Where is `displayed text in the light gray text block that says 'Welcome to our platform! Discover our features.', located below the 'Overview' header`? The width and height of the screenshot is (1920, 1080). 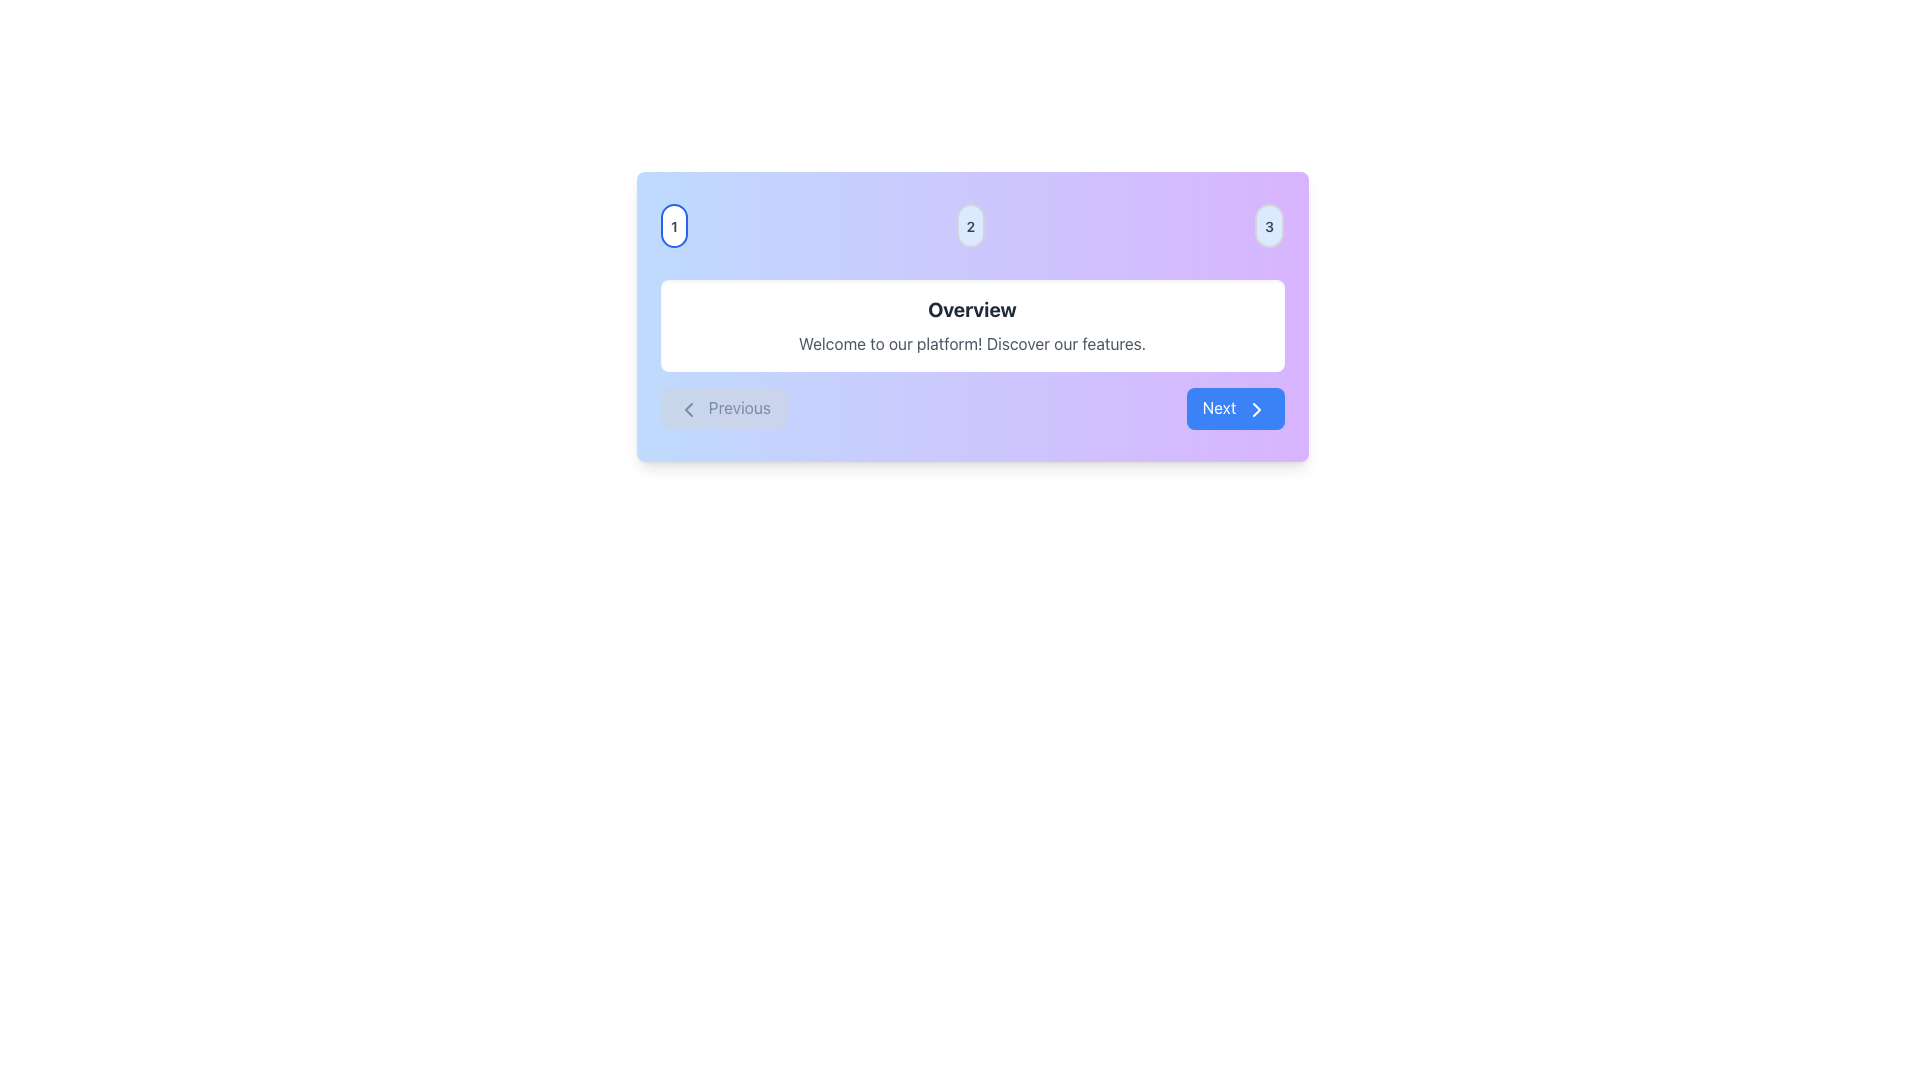
displayed text in the light gray text block that says 'Welcome to our platform! Discover our features.', located below the 'Overview' header is located at coordinates (972, 342).